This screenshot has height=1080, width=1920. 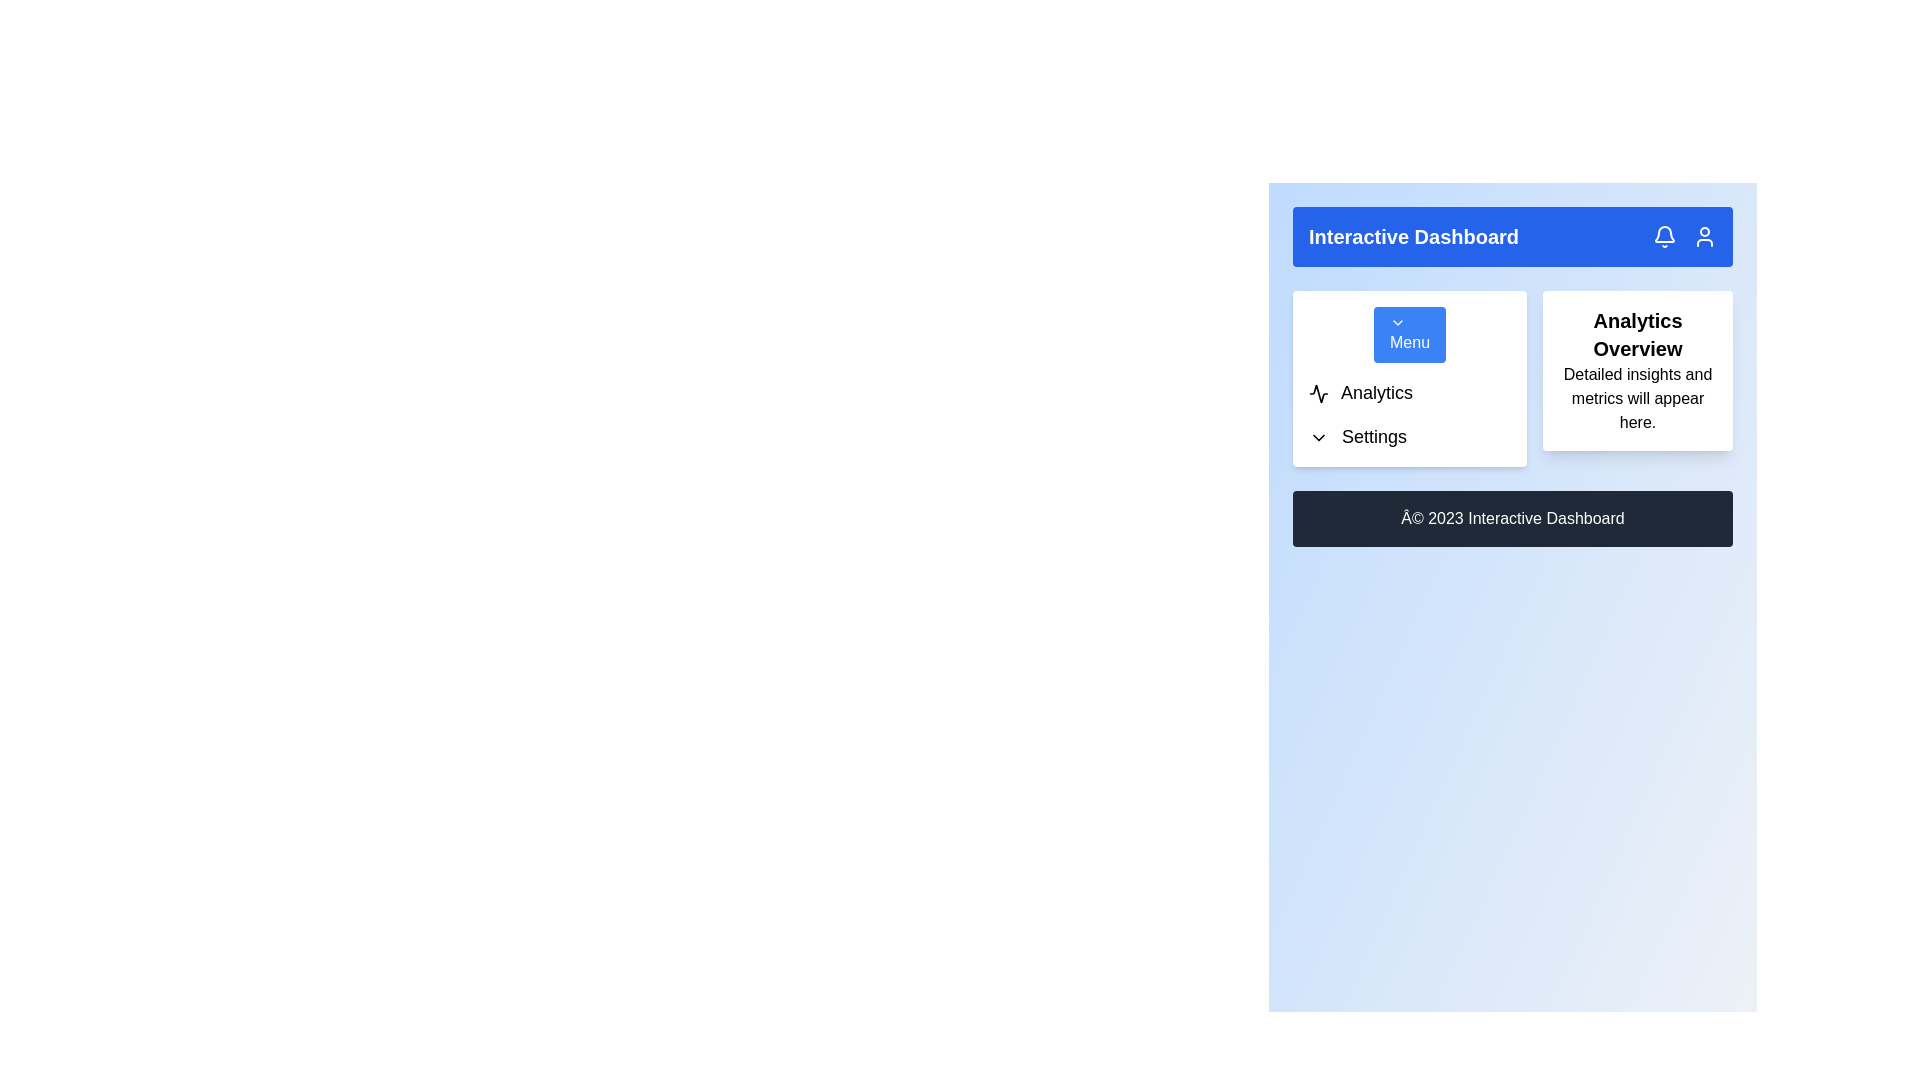 I want to click on the dropdown indicator arrow icon located to the left of the 'Settings' text, so click(x=1319, y=437).